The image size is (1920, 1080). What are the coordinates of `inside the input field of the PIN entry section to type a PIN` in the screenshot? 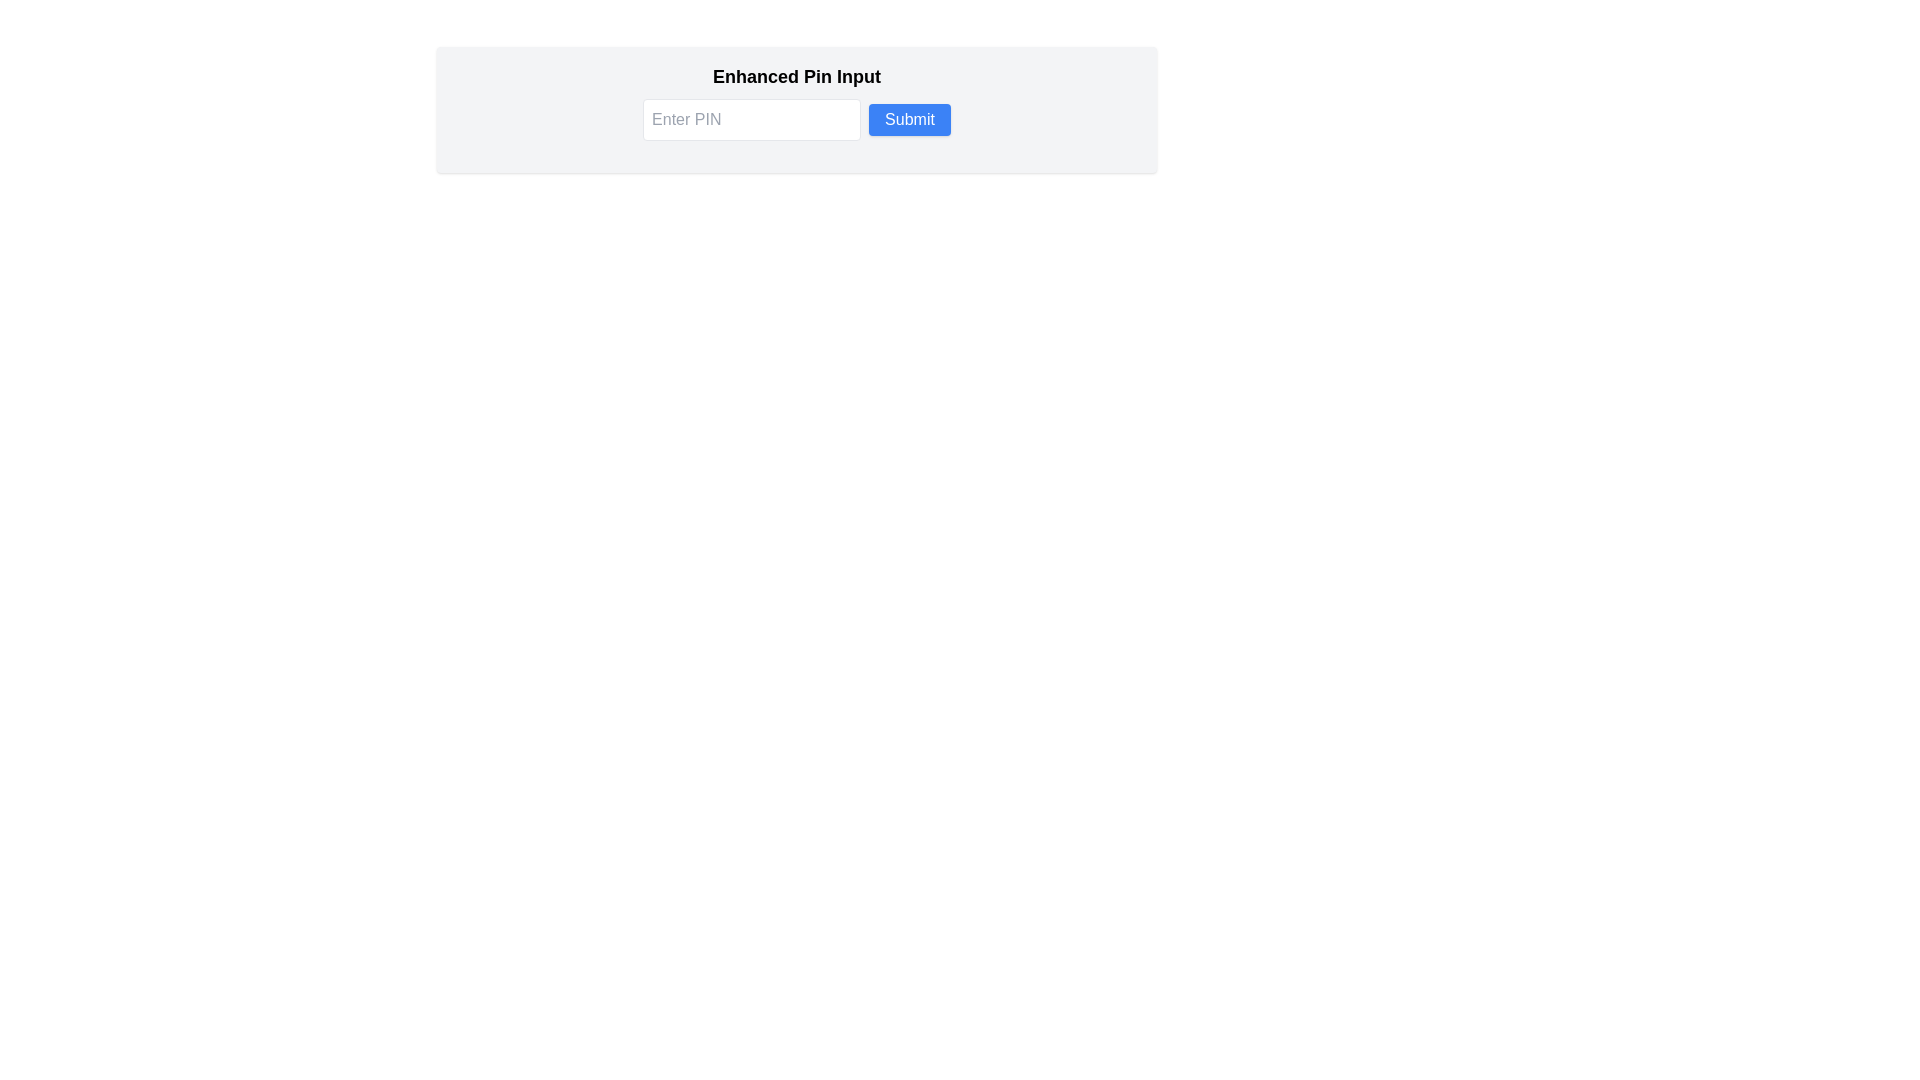 It's located at (795, 110).